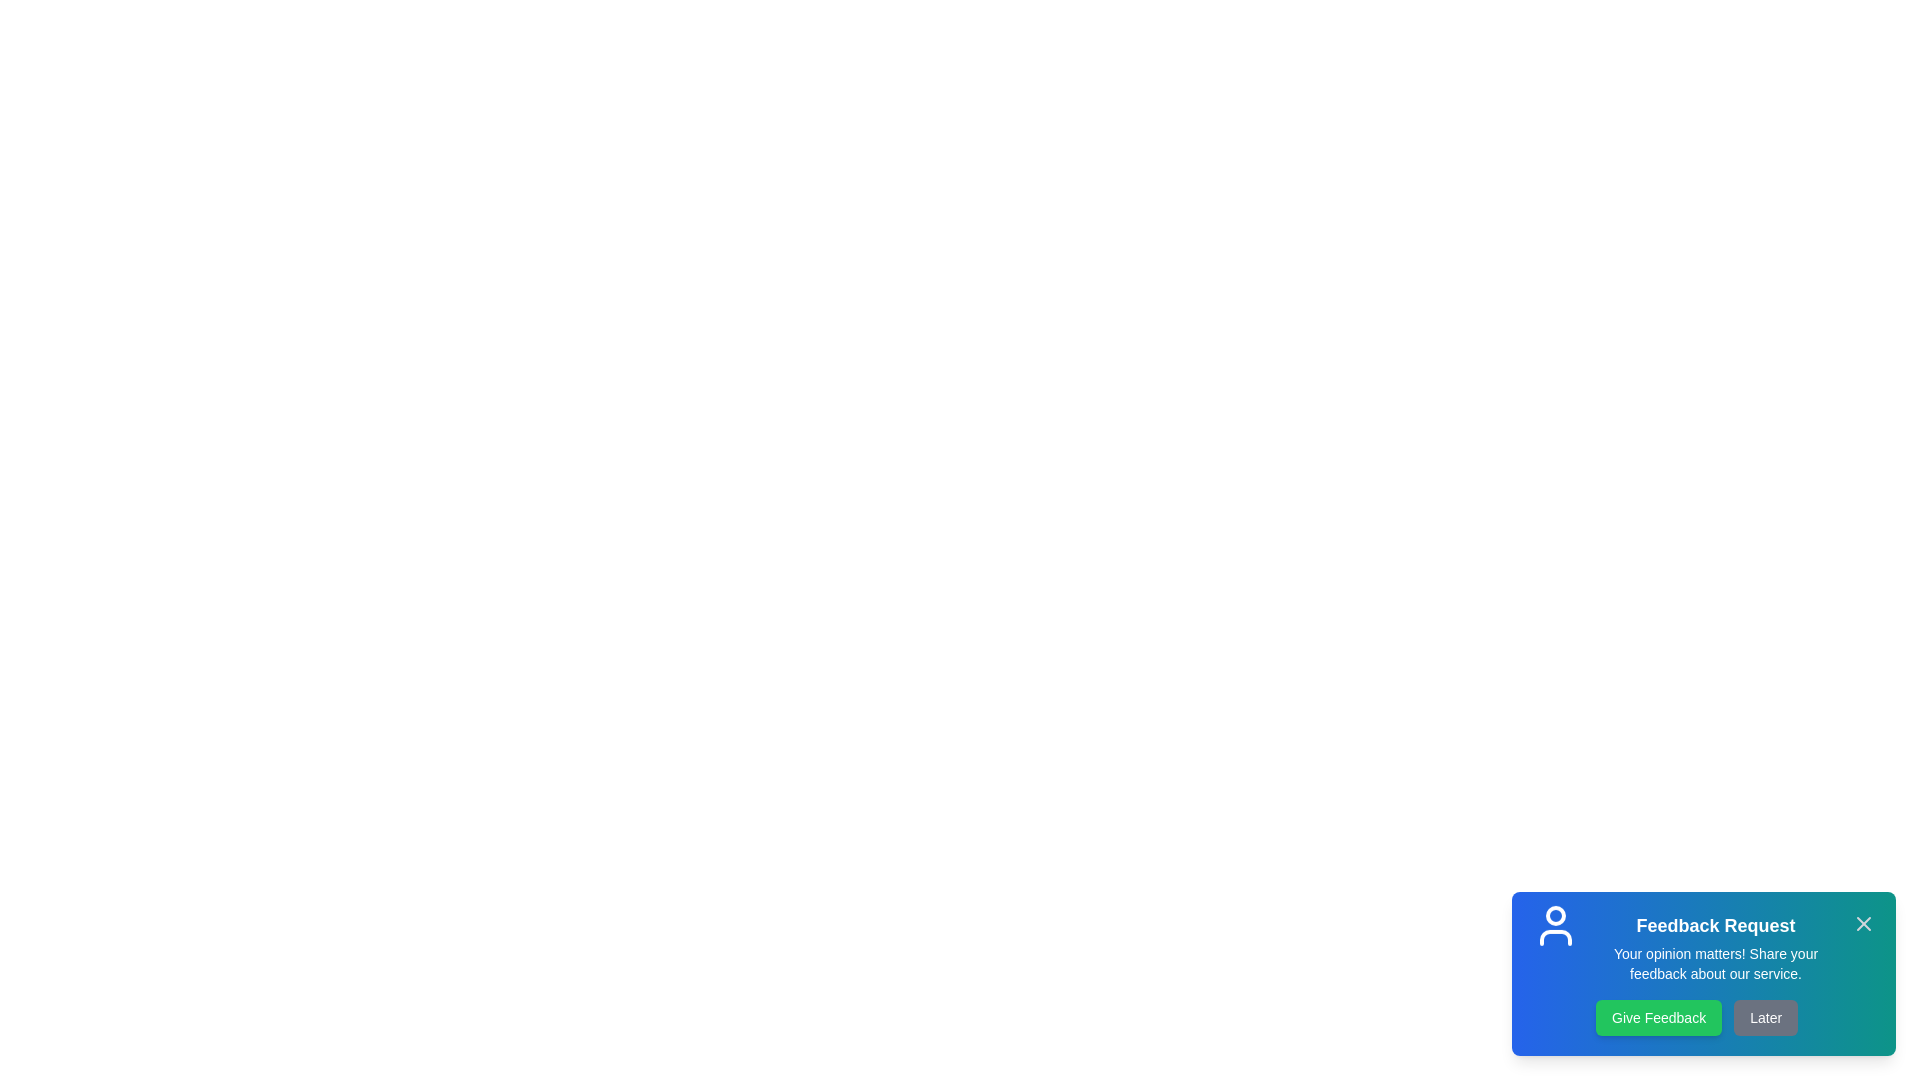 The height and width of the screenshot is (1080, 1920). Describe the element at coordinates (1766, 1018) in the screenshot. I see `the 'Later' button to dismiss the feedback snackbar` at that location.